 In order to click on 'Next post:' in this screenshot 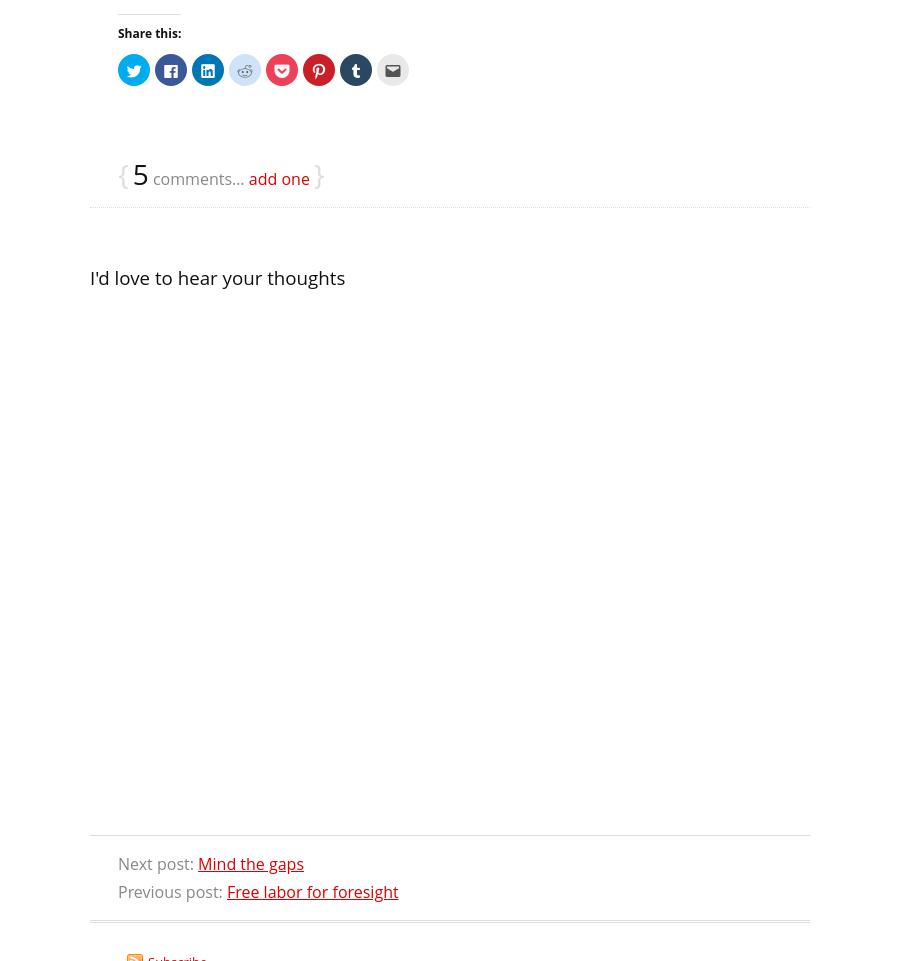, I will do `click(158, 863)`.